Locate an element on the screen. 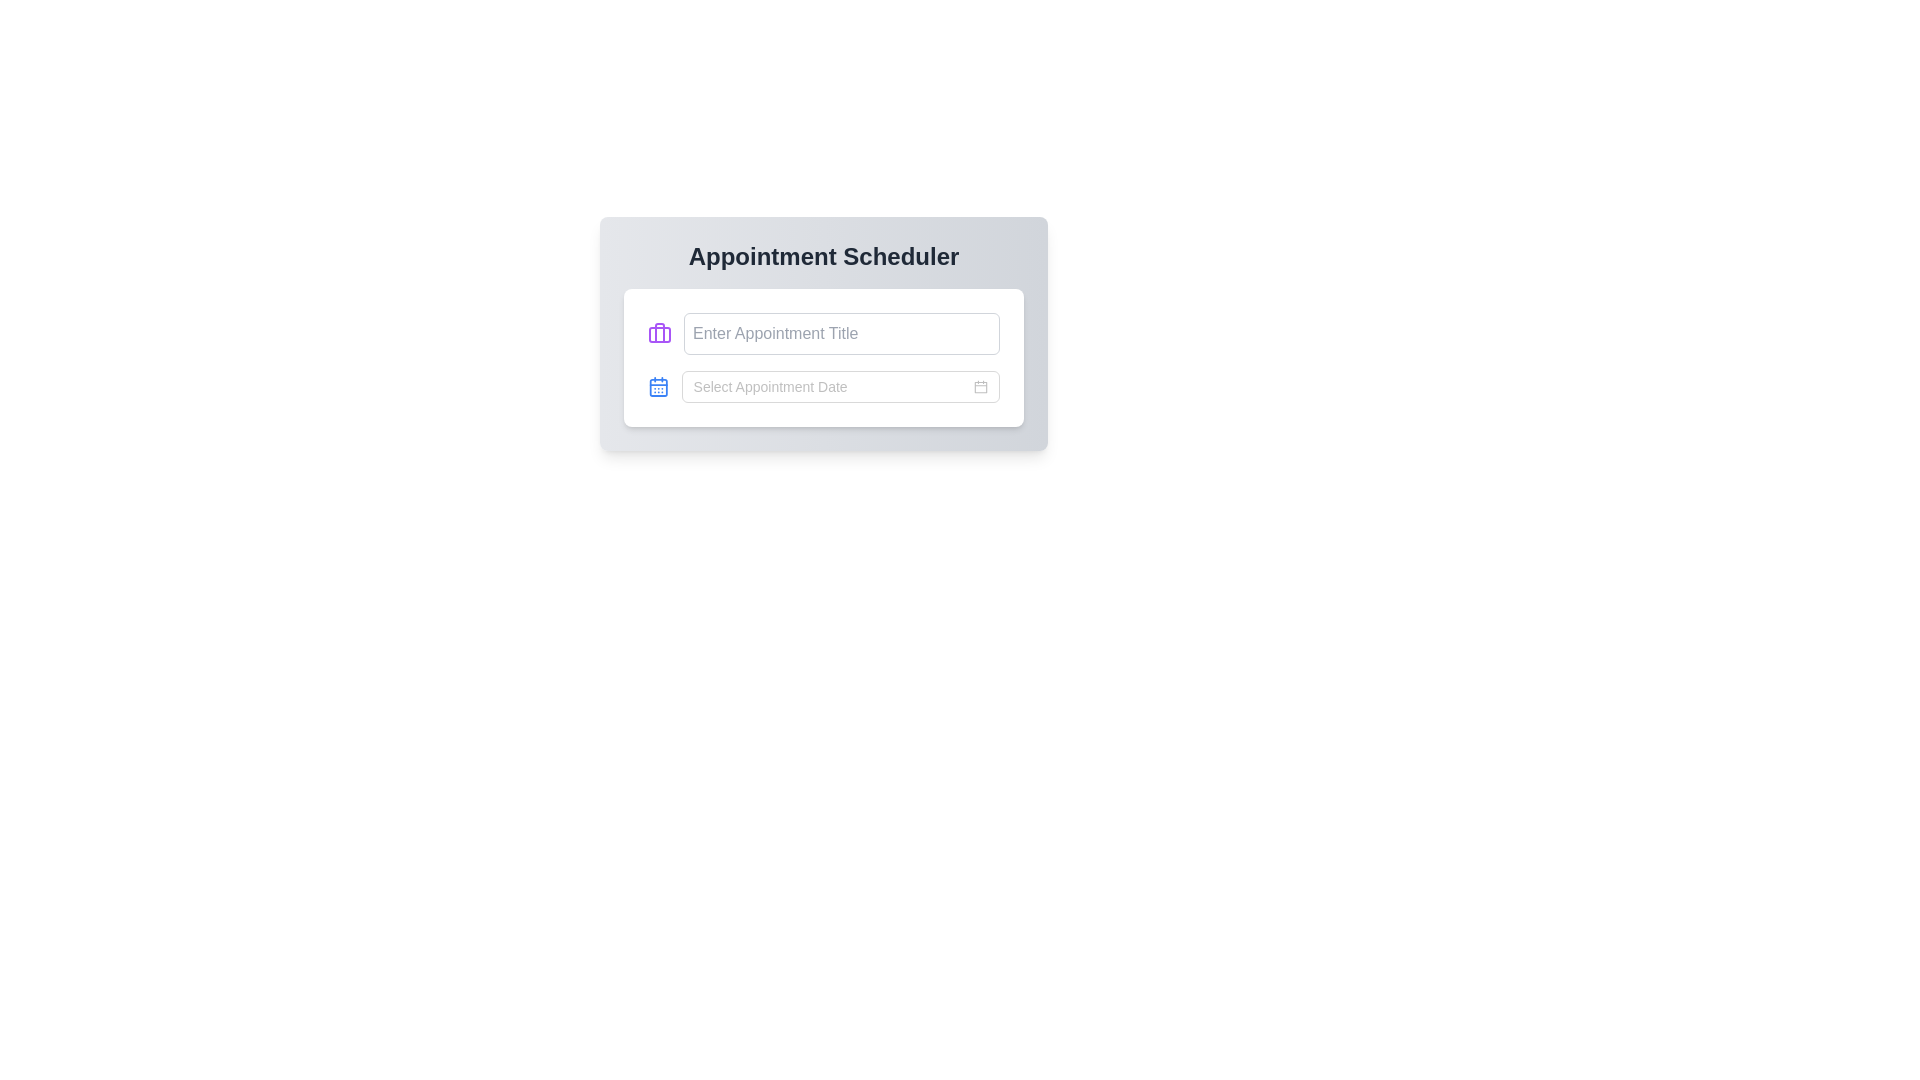  the Date-picker input field located below the 'Enter Appointment Title' field is located at coordinates (840, 386).